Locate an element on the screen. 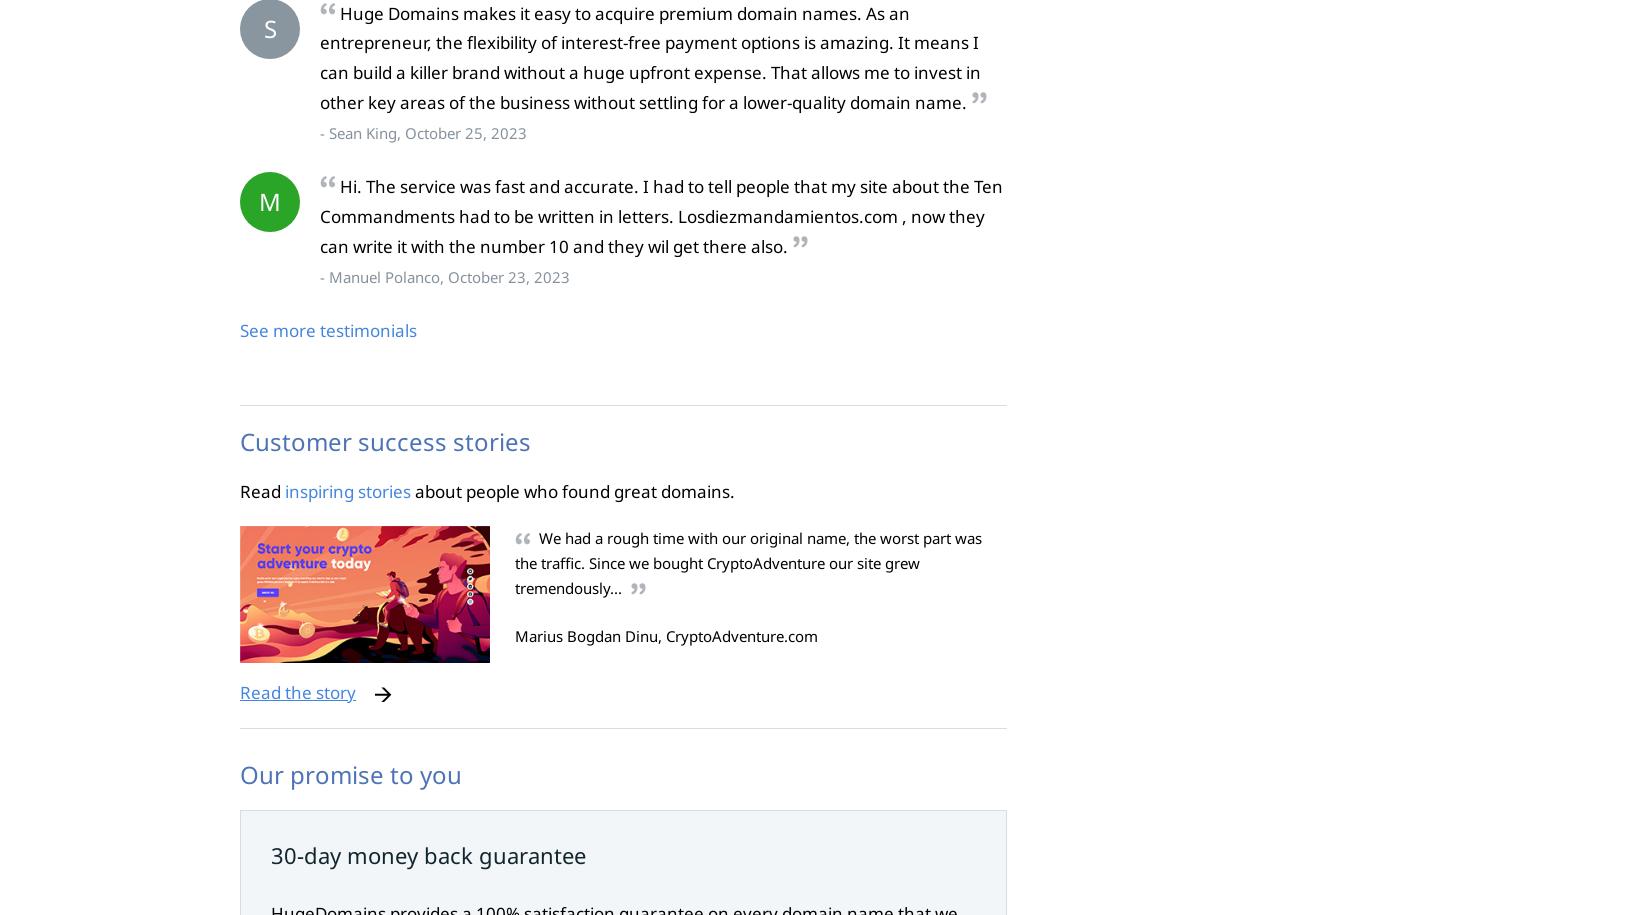 The image size is (1650, 915). 'Our promise to you' is located at coordinates (350, 772).